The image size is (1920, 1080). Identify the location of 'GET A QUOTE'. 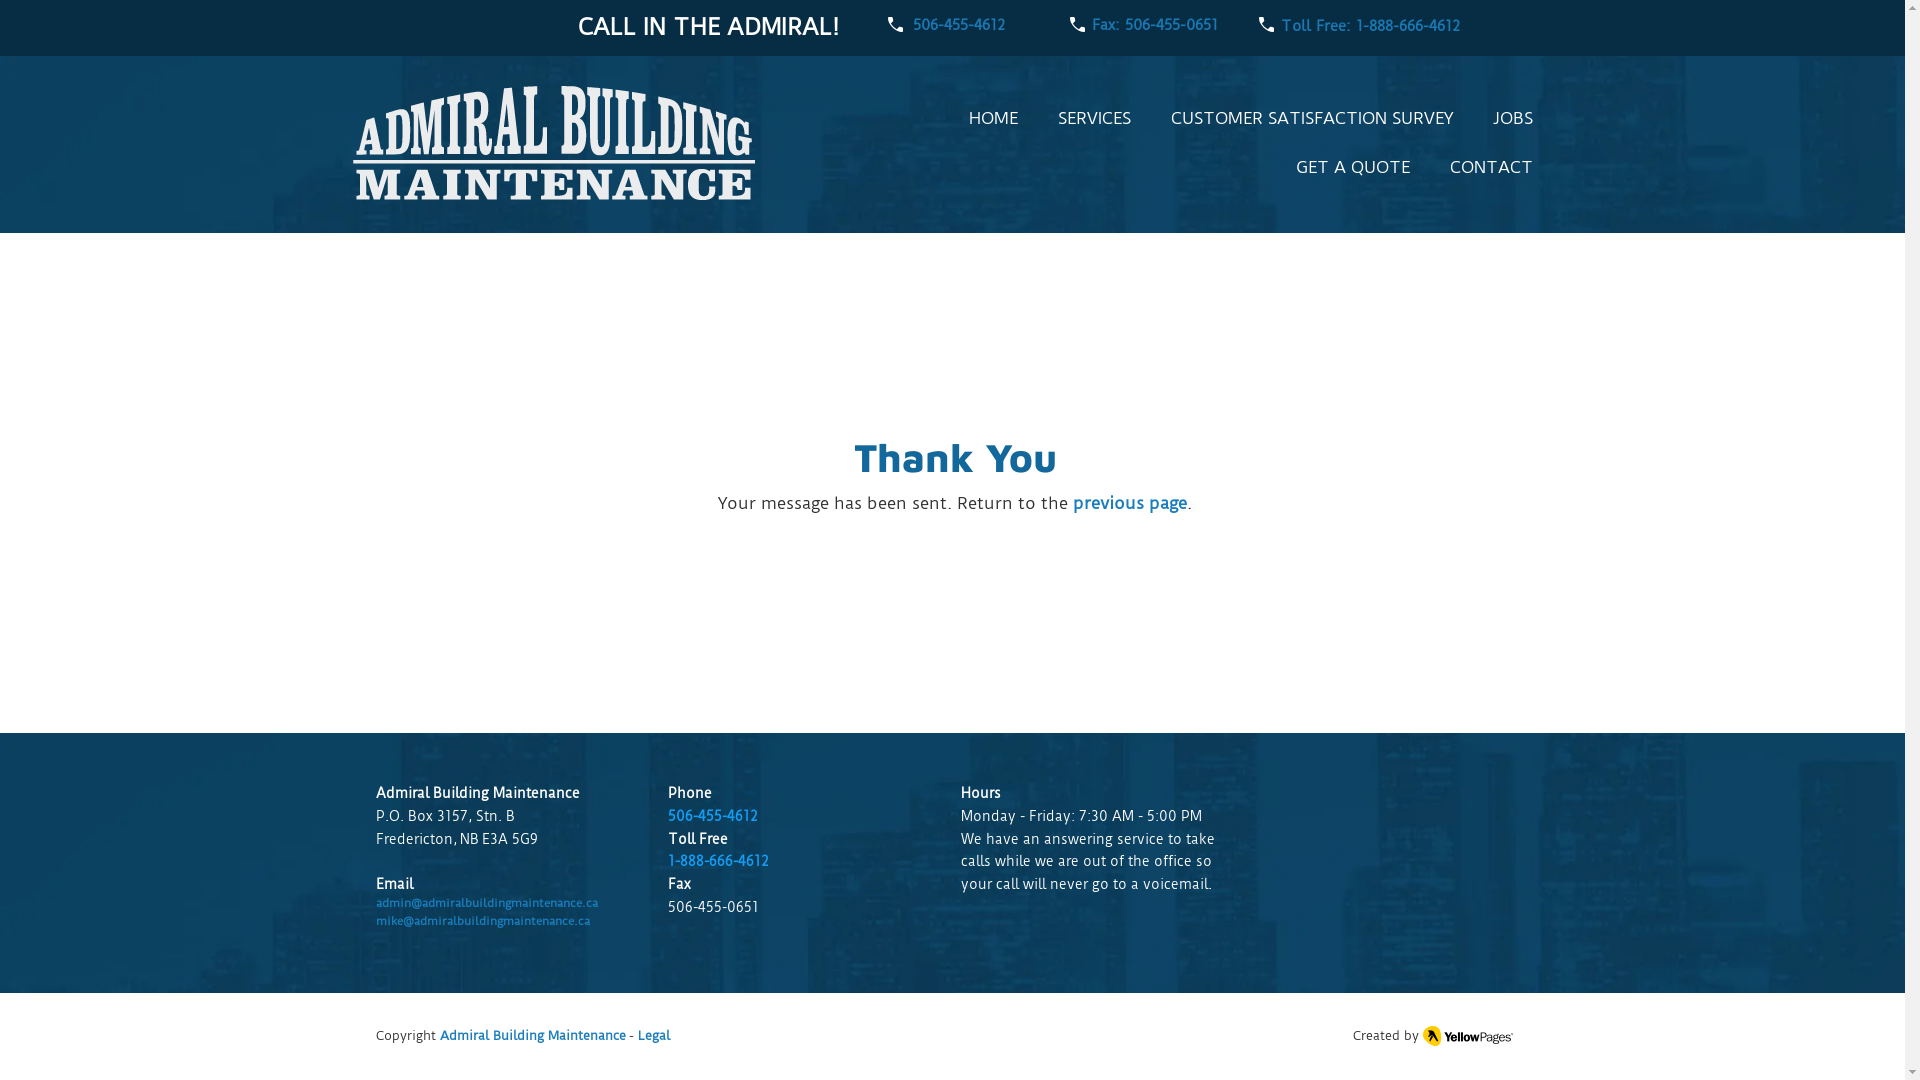
(1353, 166).